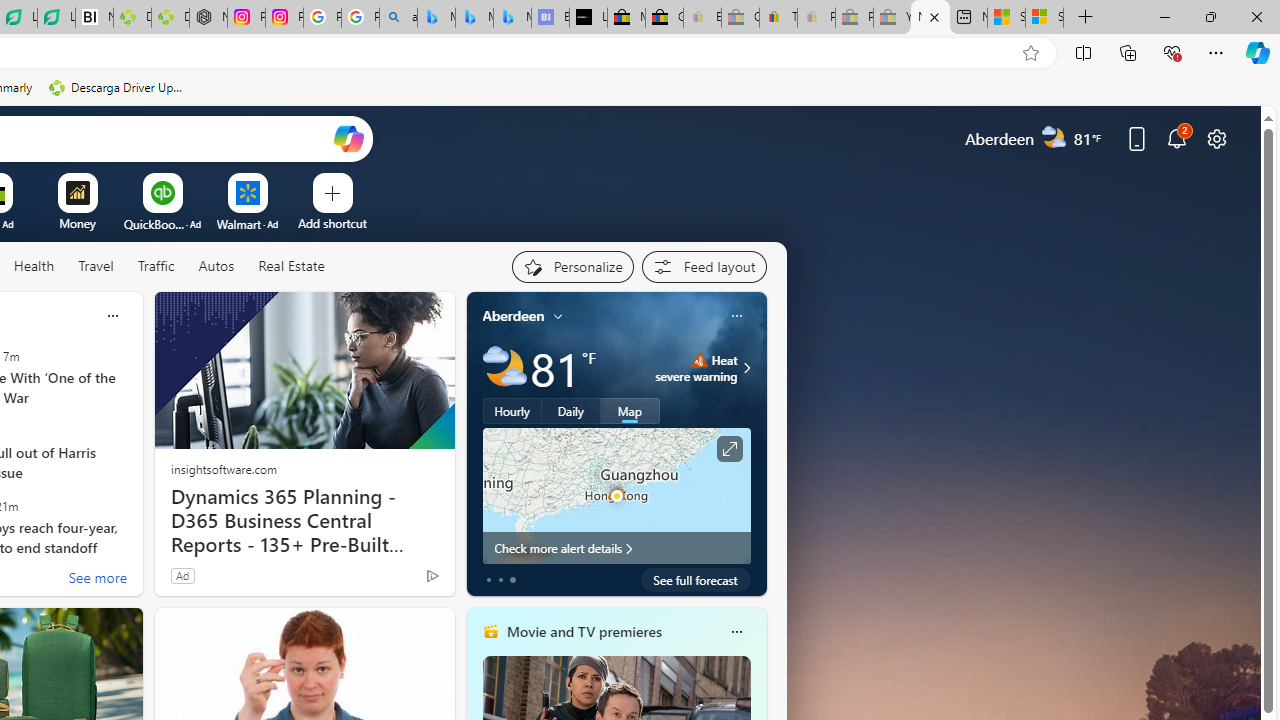 The width and height of the screenshot is (1280, 720). Describe the element at coordinates (696, 367) in the screenshot. I see `'Heat - Severe Heat severe warning'` at that location.